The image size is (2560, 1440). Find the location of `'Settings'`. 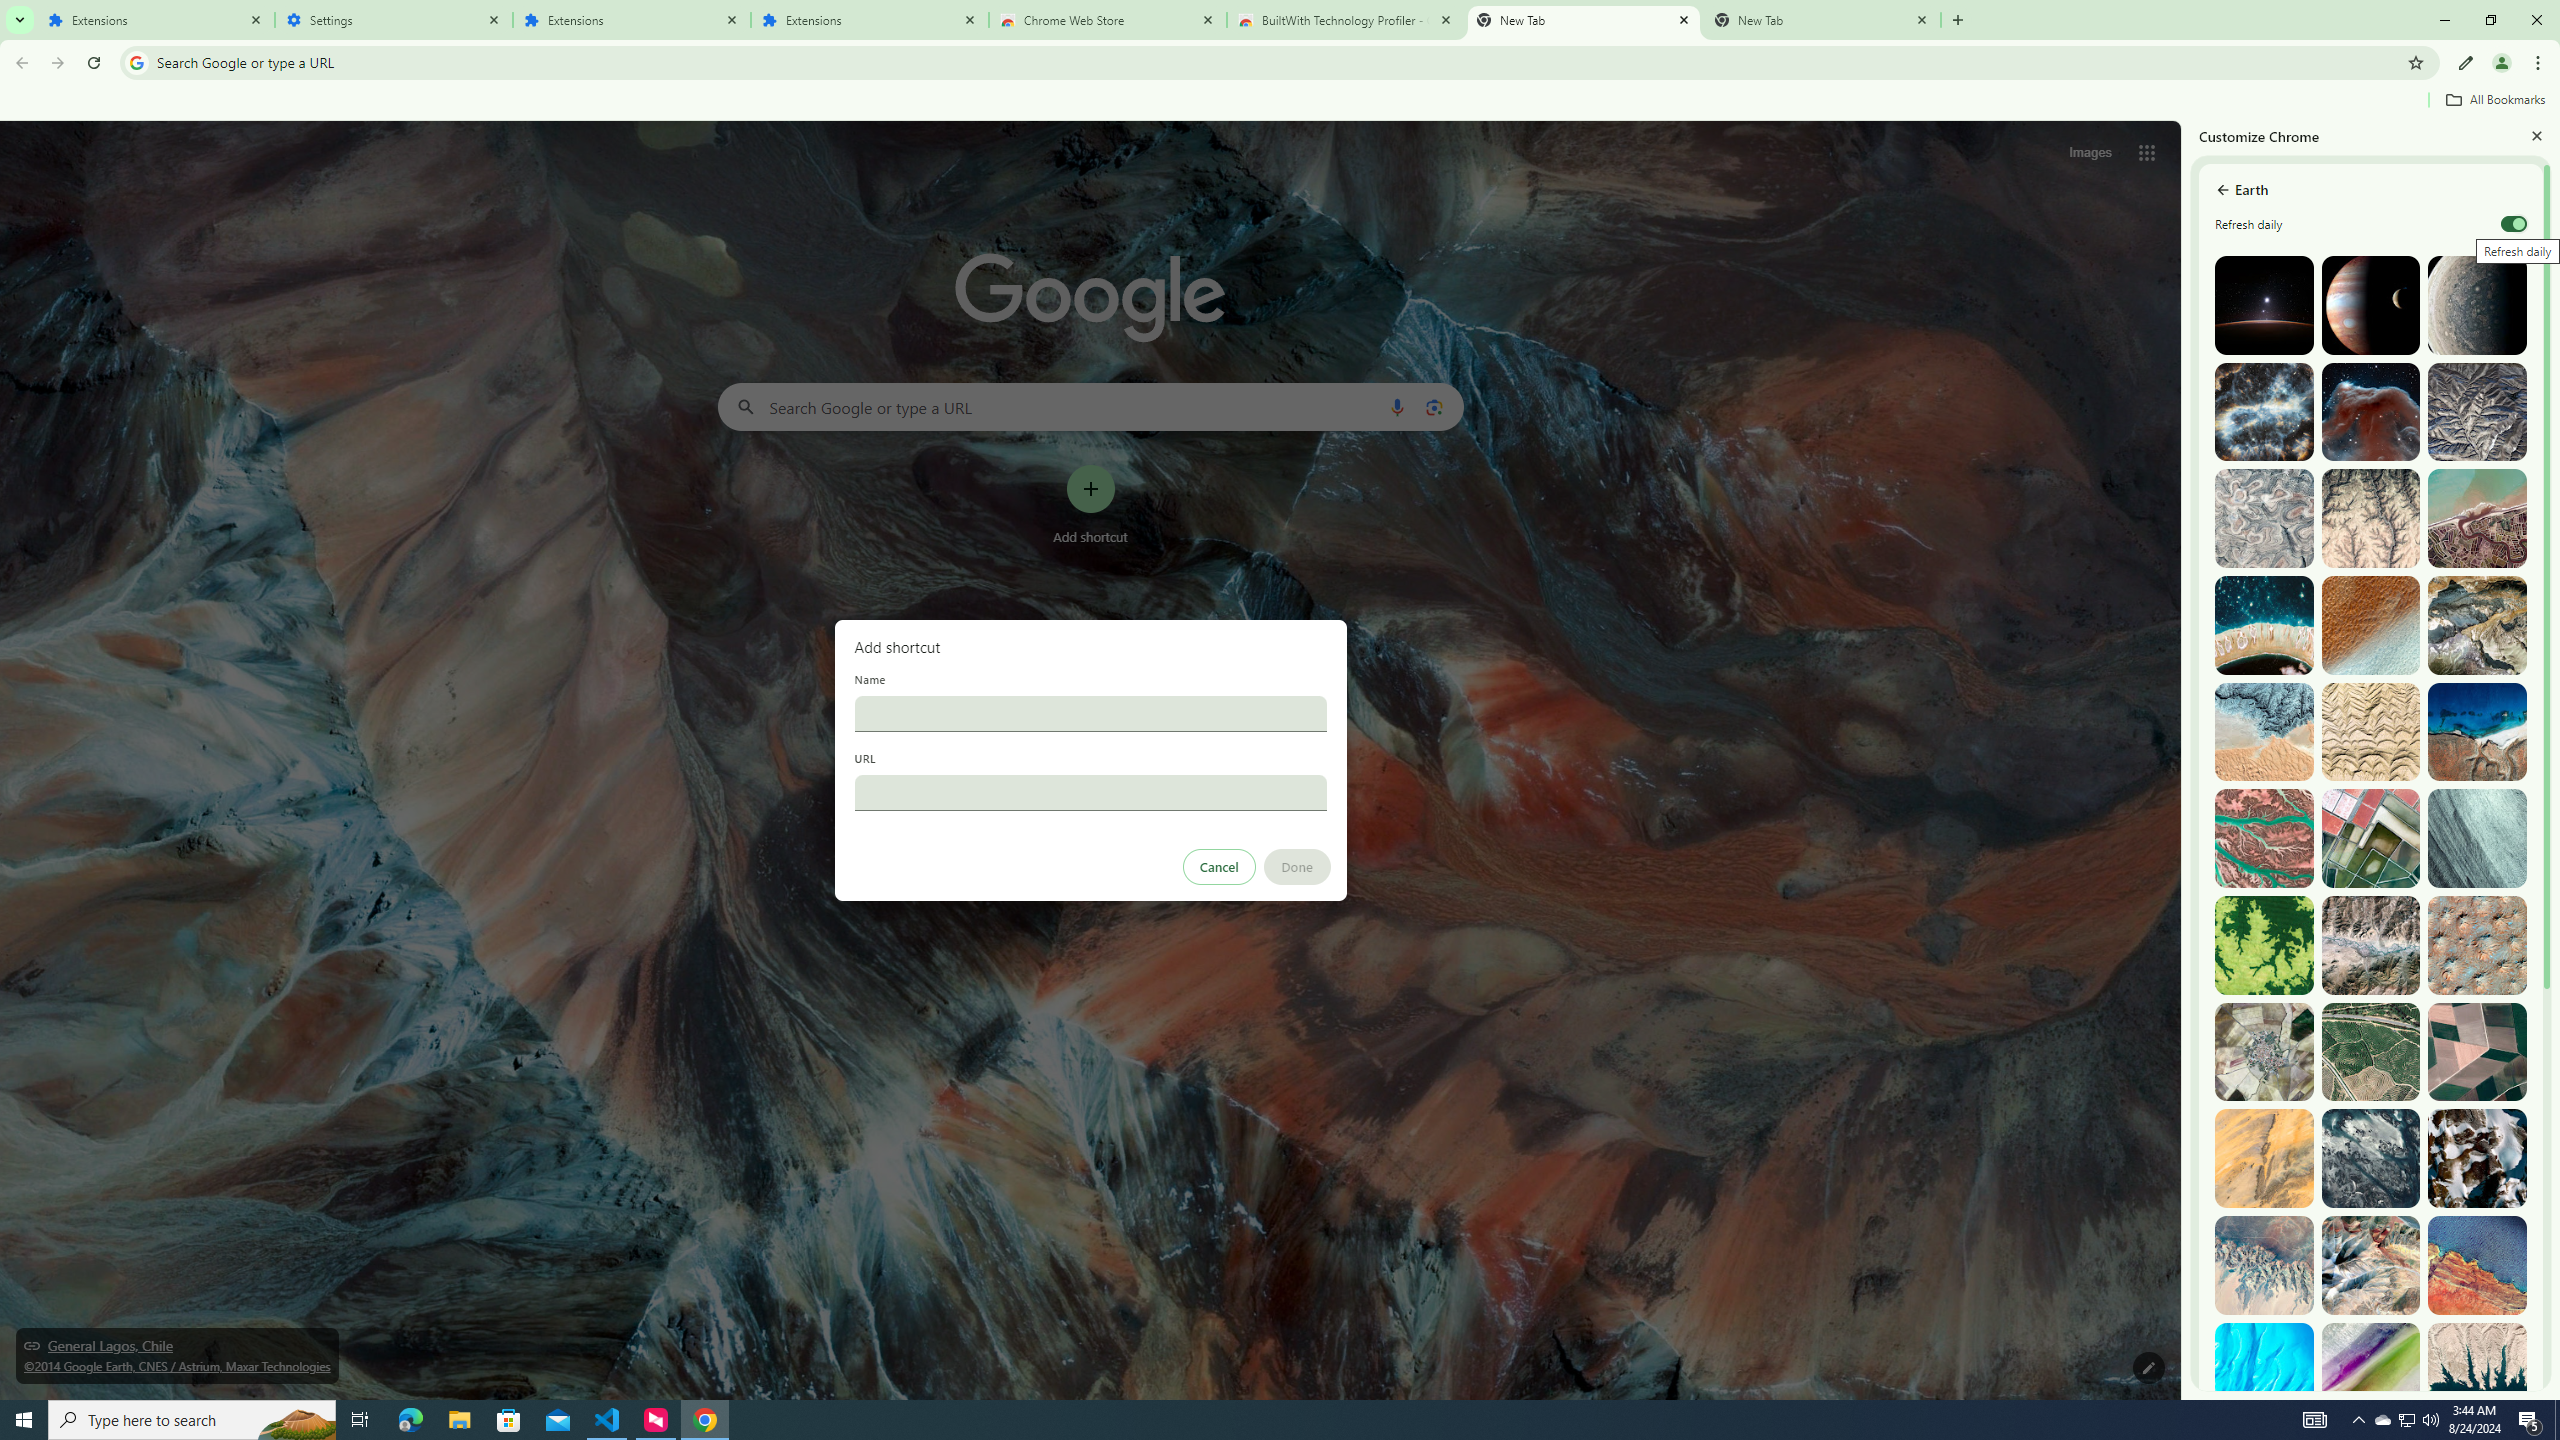

'Settings' is located at coordinates (394, 19).